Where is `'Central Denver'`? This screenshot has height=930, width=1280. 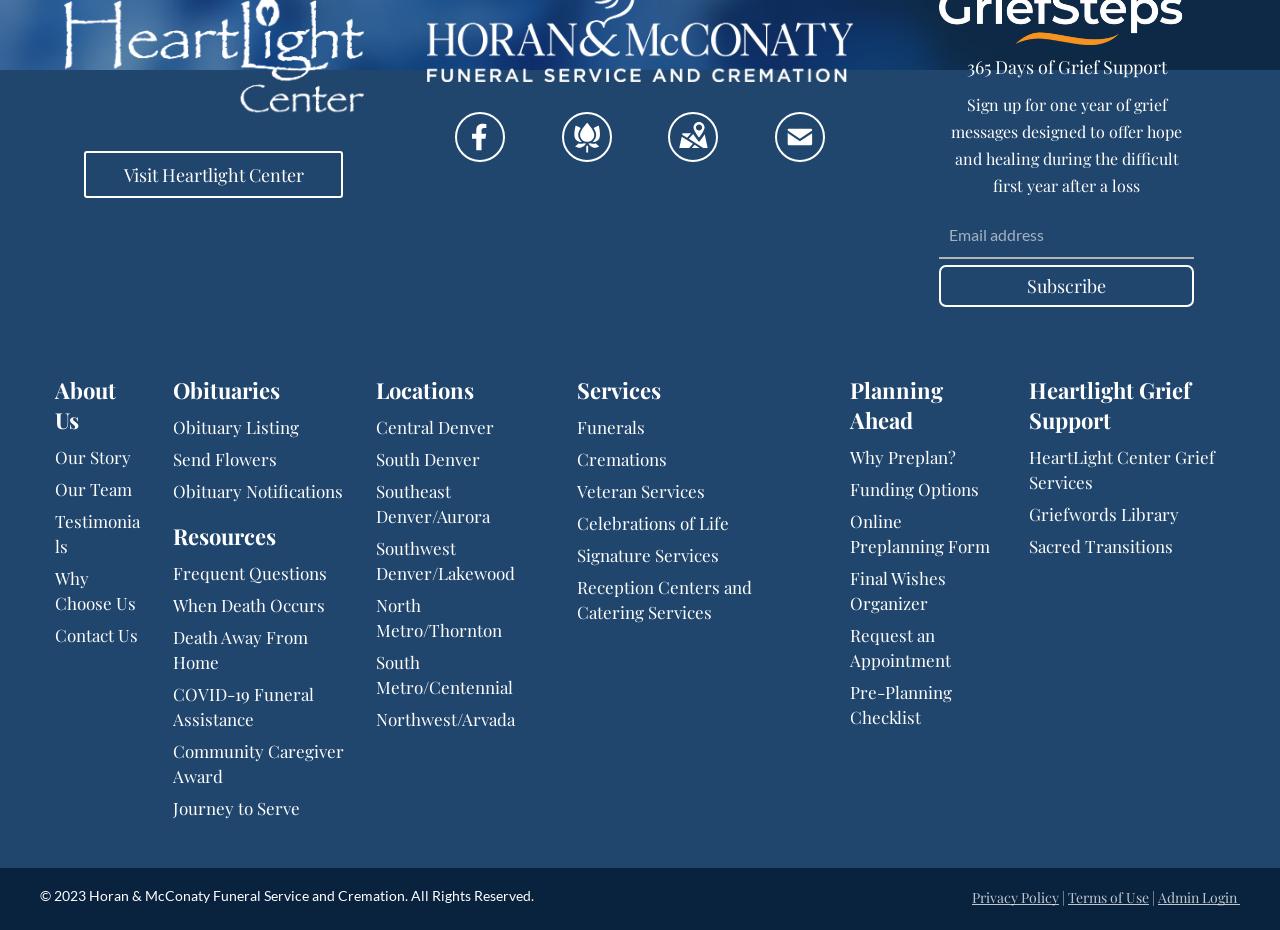 'Central Denver' is located at coordinates (433, 426).